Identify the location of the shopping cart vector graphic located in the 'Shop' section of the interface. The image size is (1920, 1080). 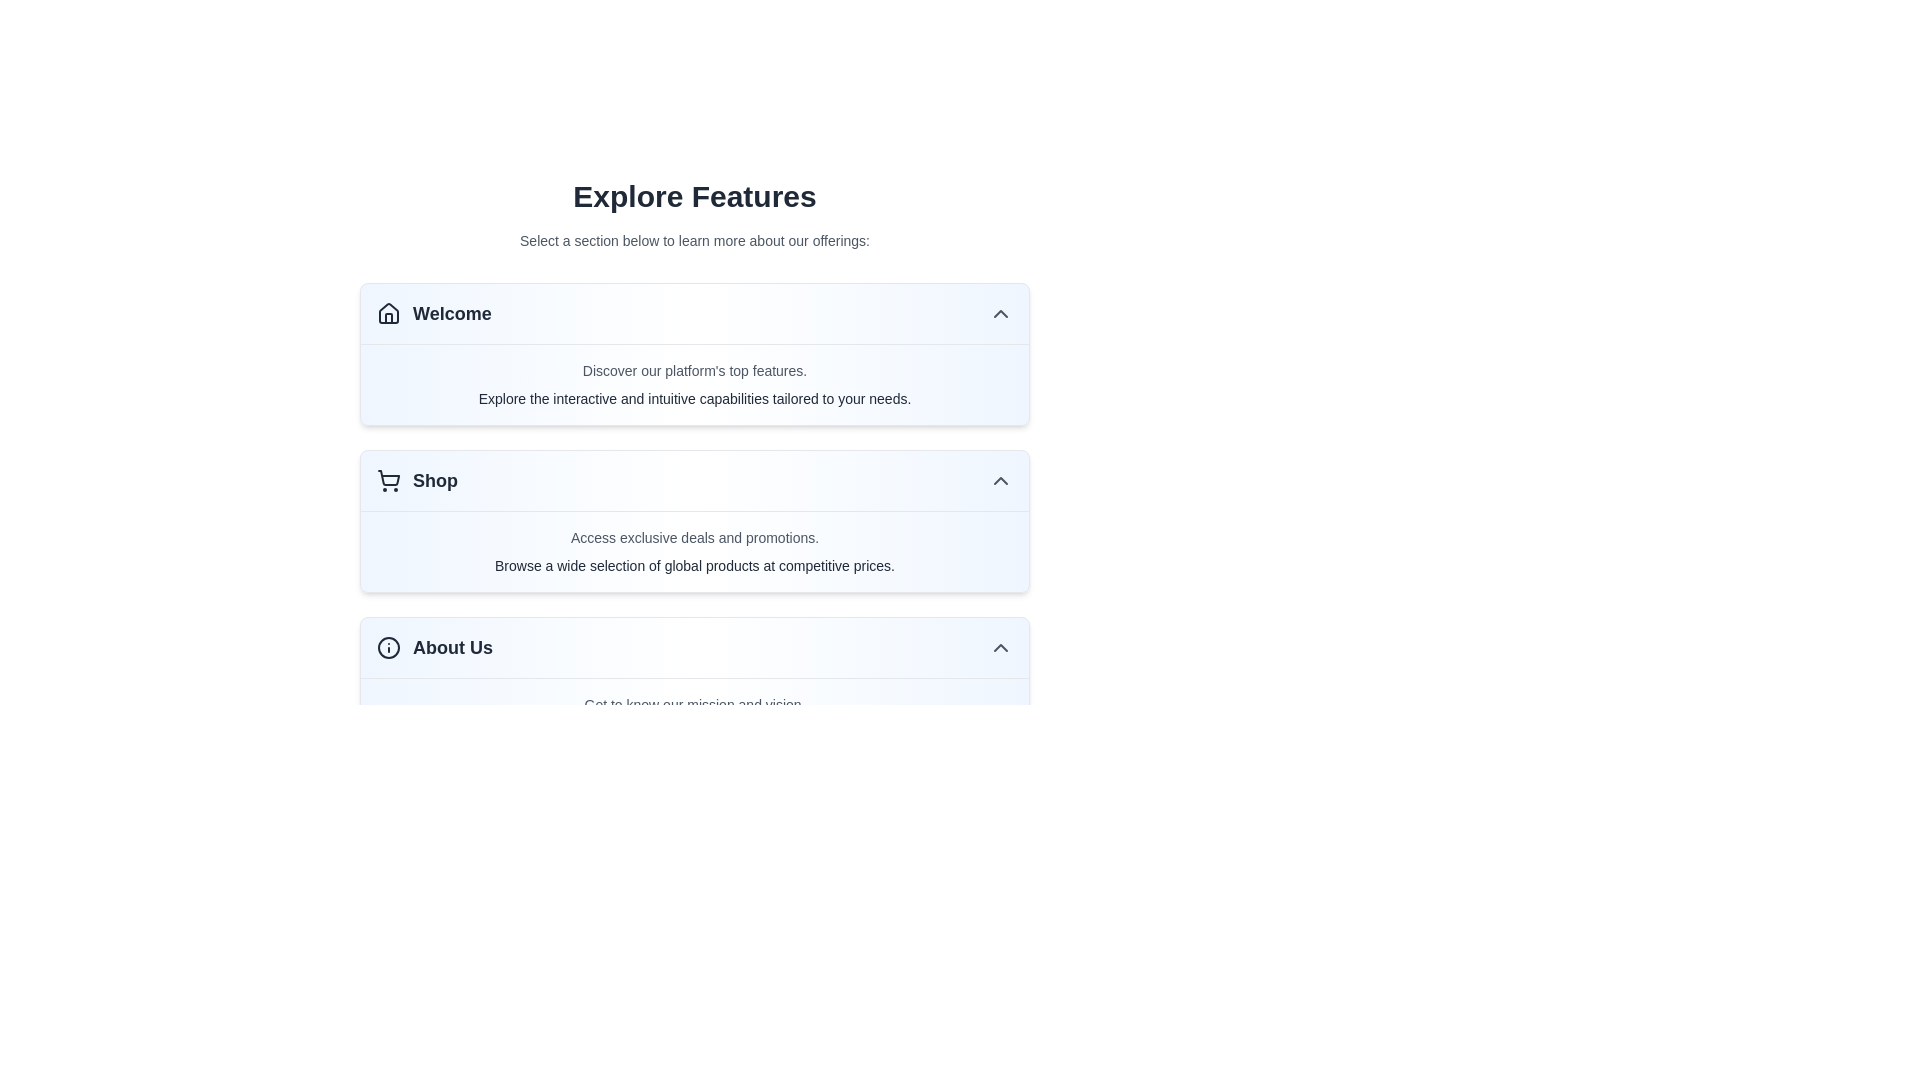
(388, 478).